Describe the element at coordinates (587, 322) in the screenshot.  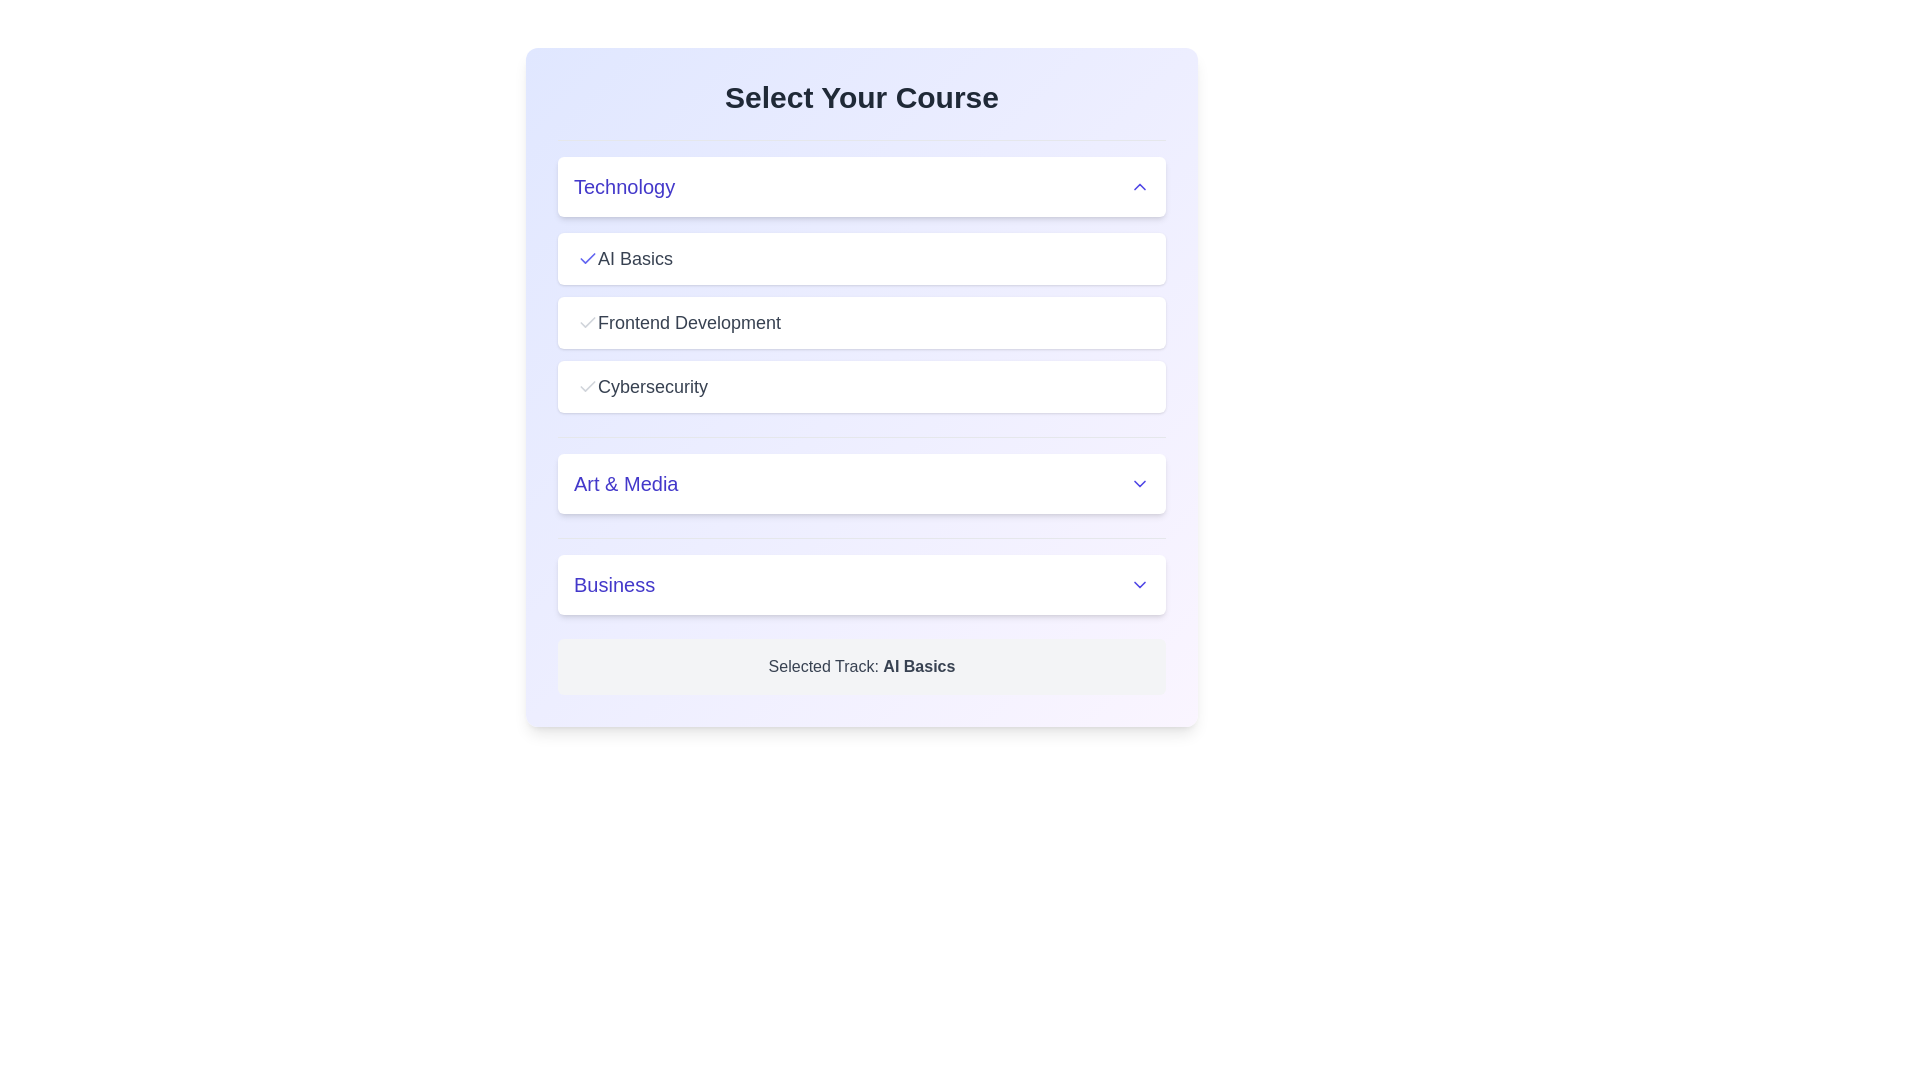
I see `the visual state of the Checkmark icon indicating that the option 'Frontend Development' is selected or completed, located at the left side of the row labeled 'Frontend Development'` at that location.